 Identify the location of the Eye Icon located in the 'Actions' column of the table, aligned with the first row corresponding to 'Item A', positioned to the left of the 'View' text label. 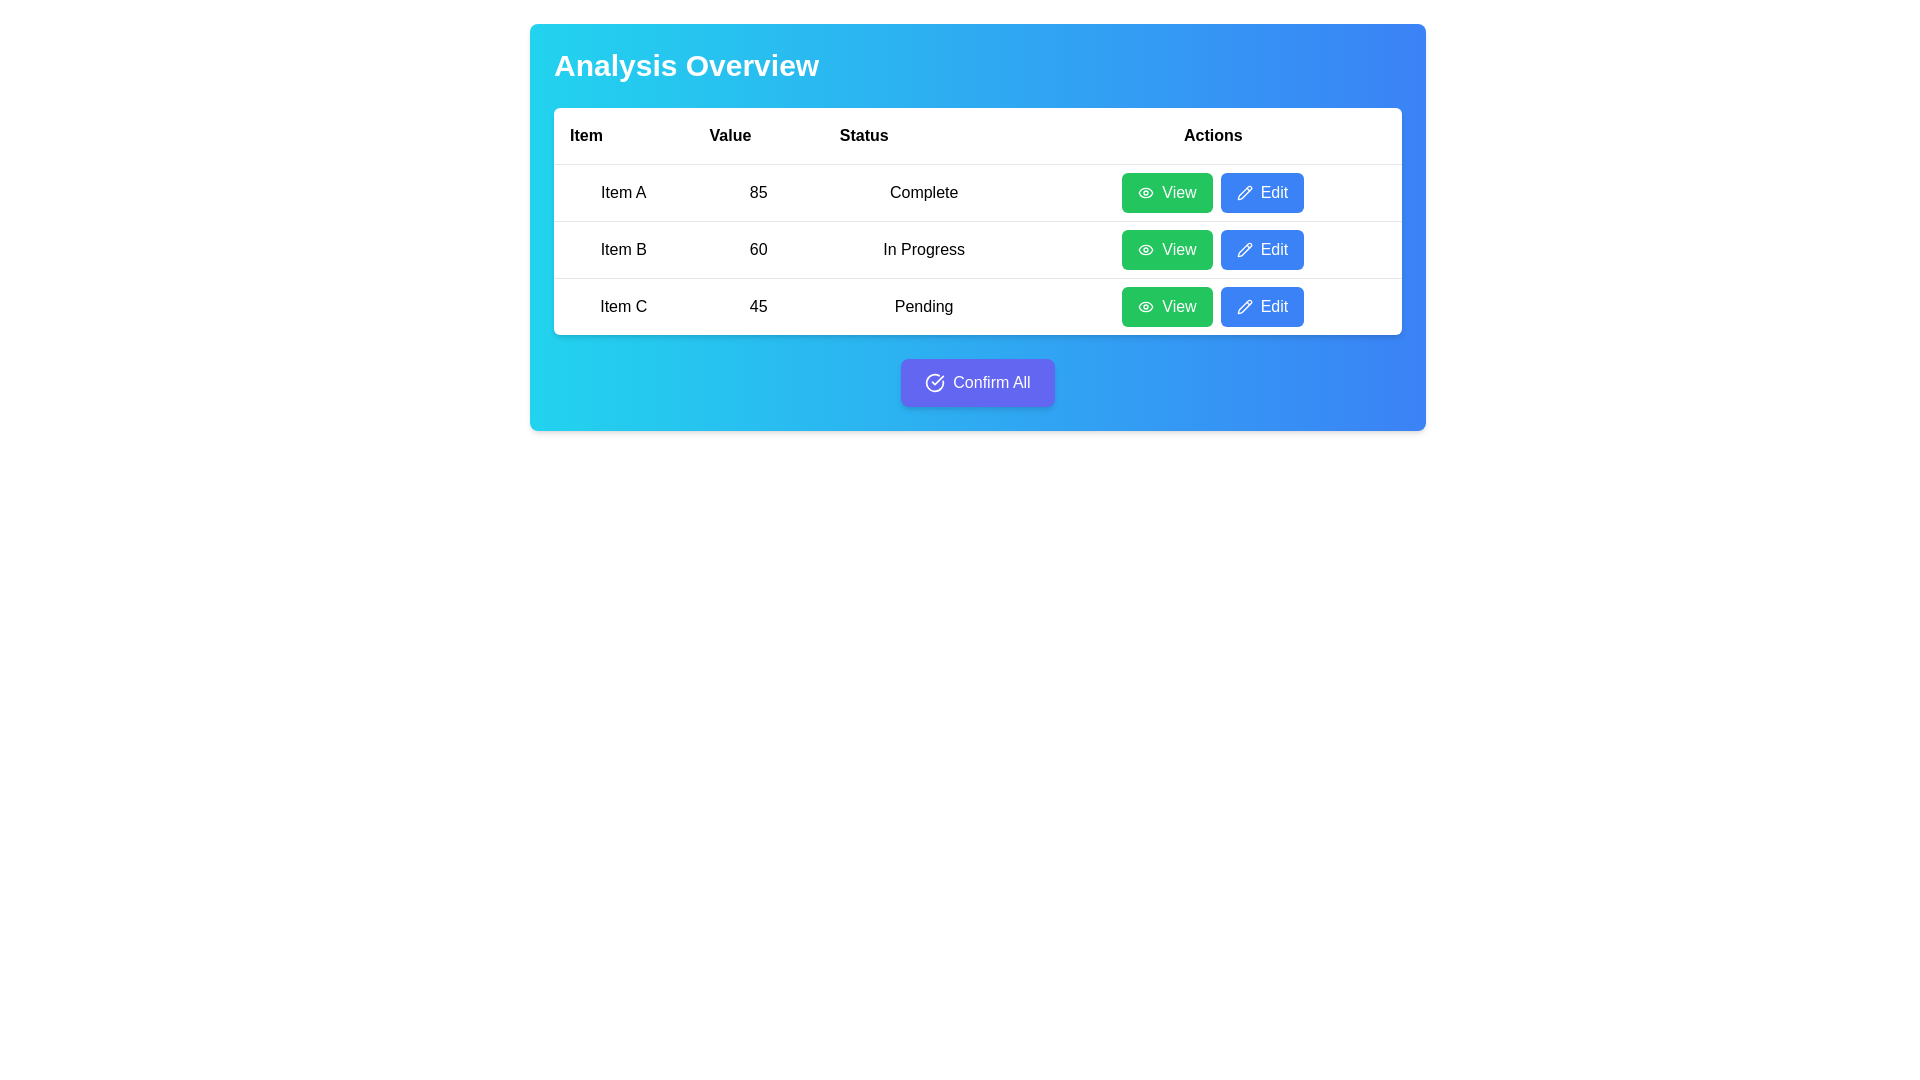
(1146, 192).